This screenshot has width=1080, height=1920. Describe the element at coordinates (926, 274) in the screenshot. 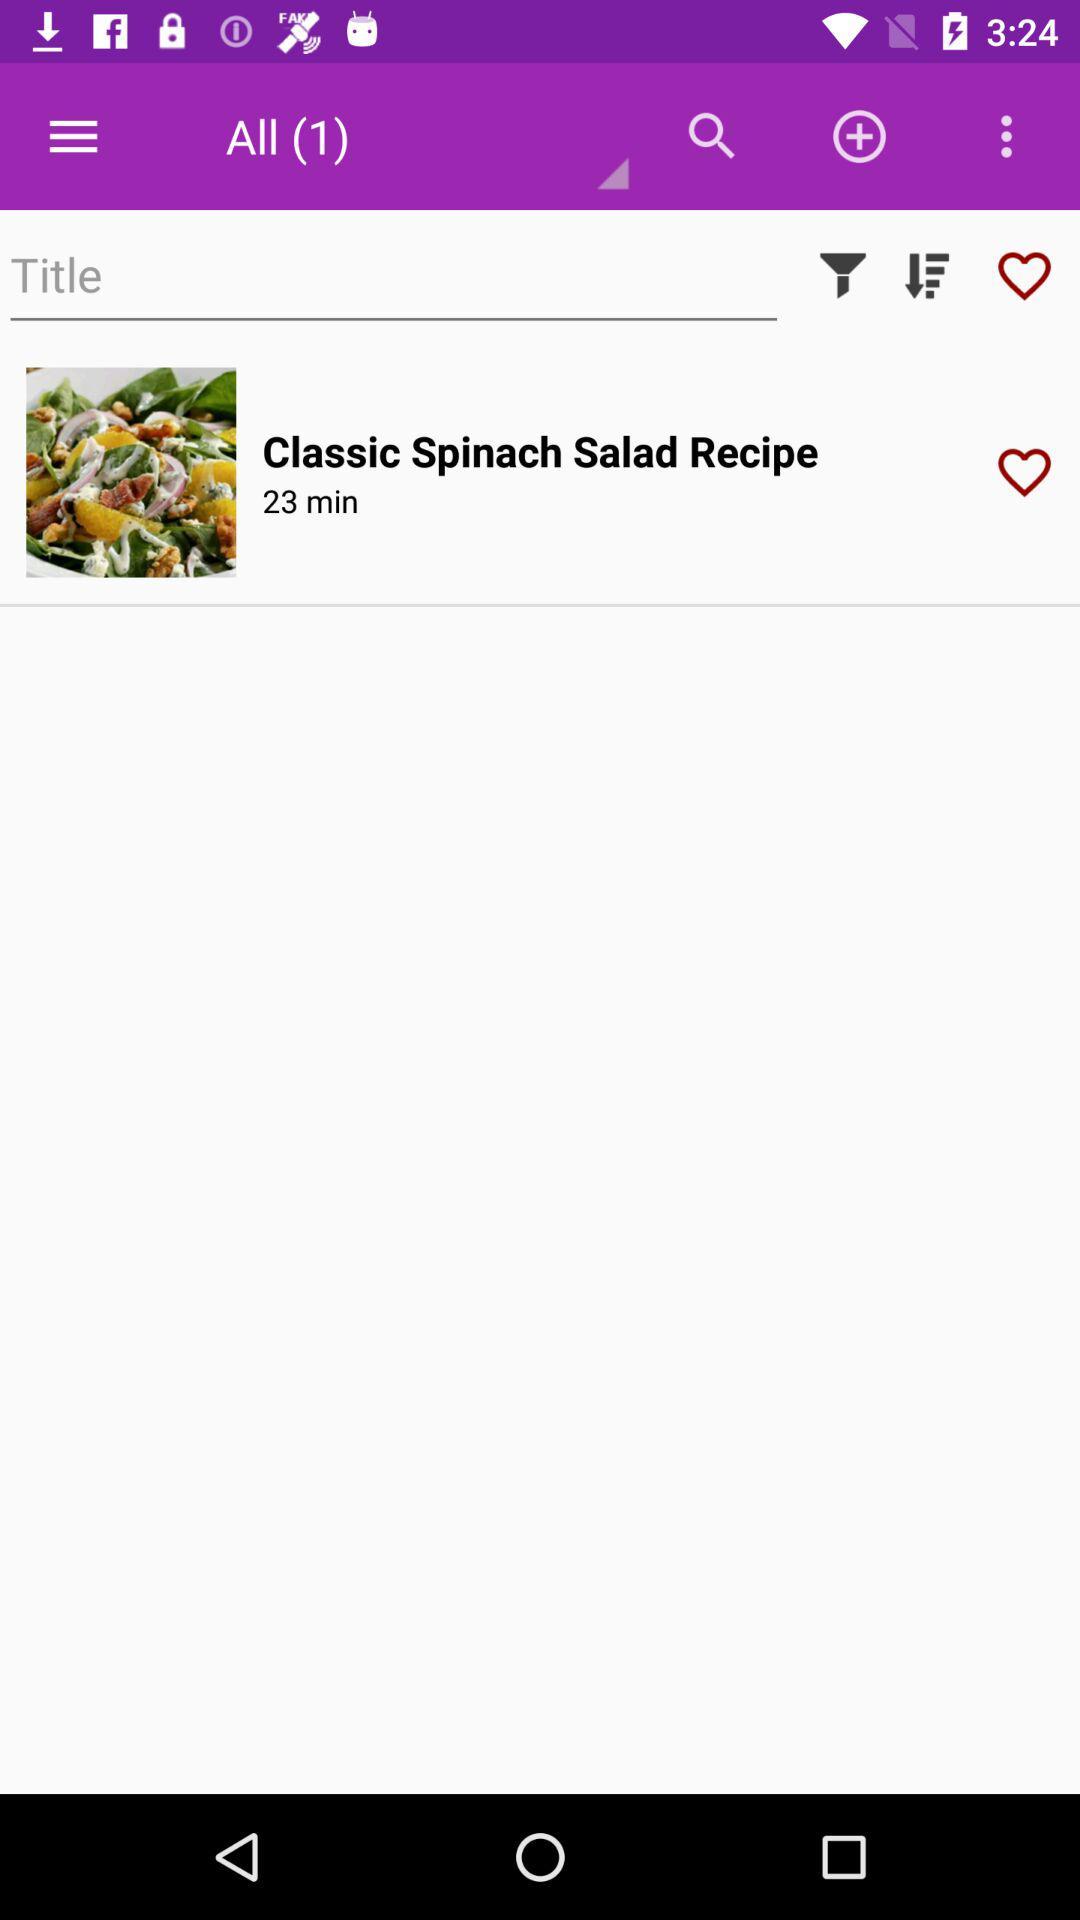

I see `sort by option` at that location.